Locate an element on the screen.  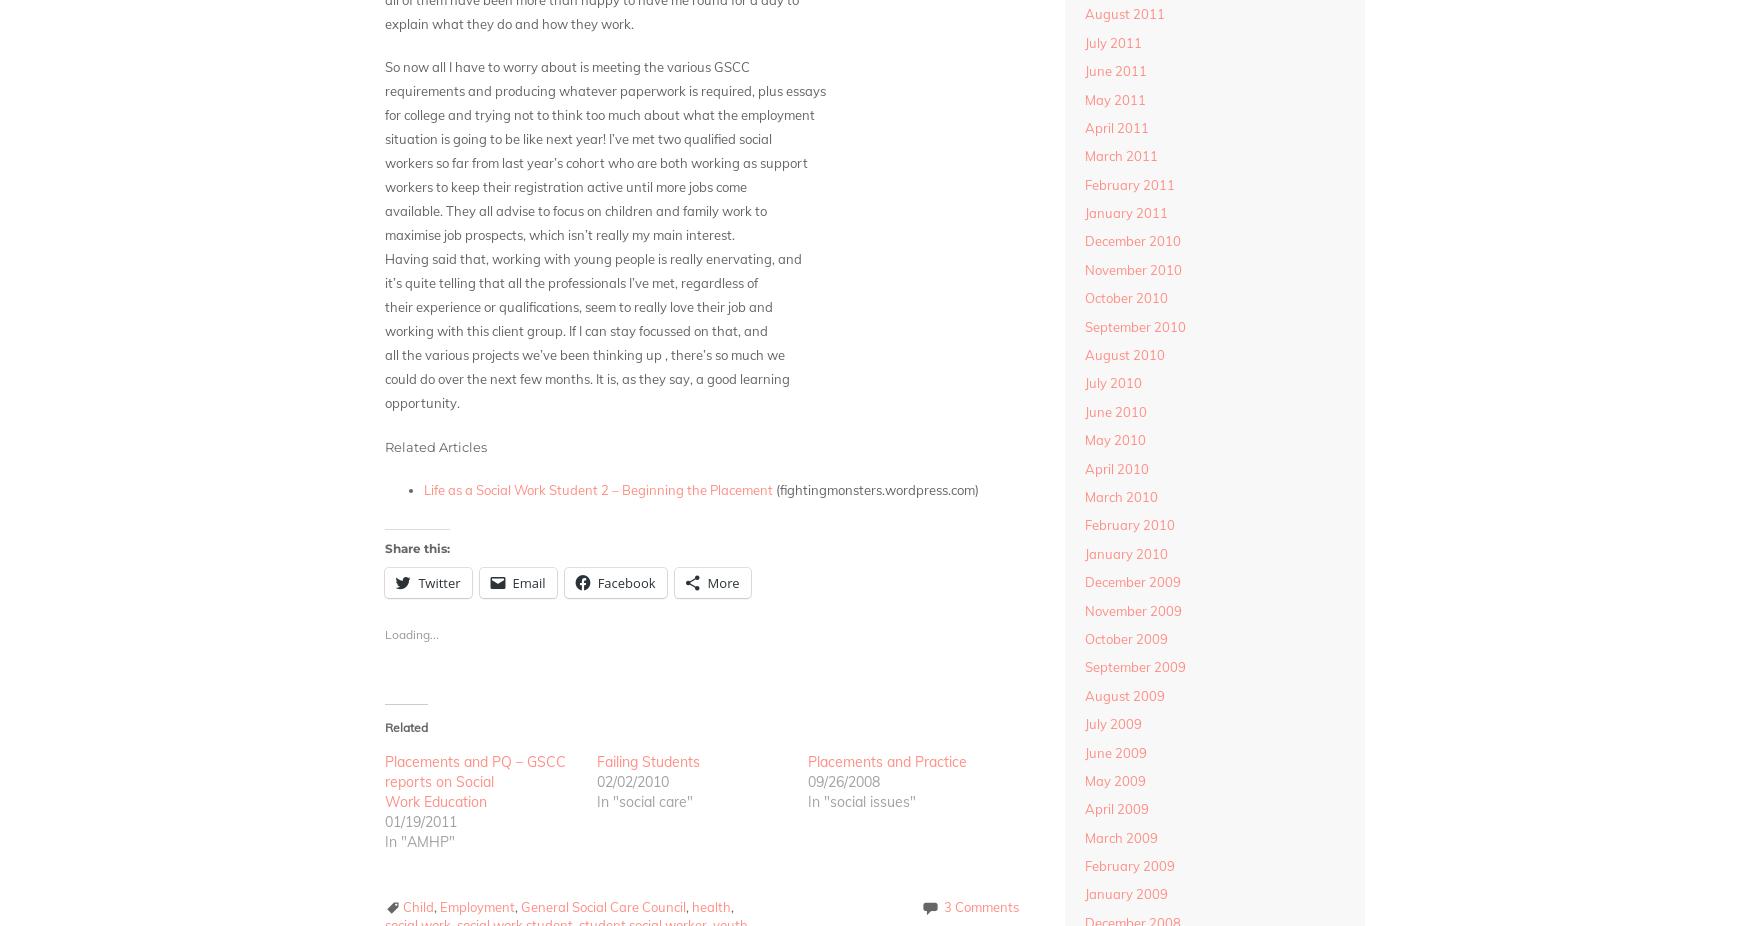
'March 2010' is located at coordinates (1120, 494).